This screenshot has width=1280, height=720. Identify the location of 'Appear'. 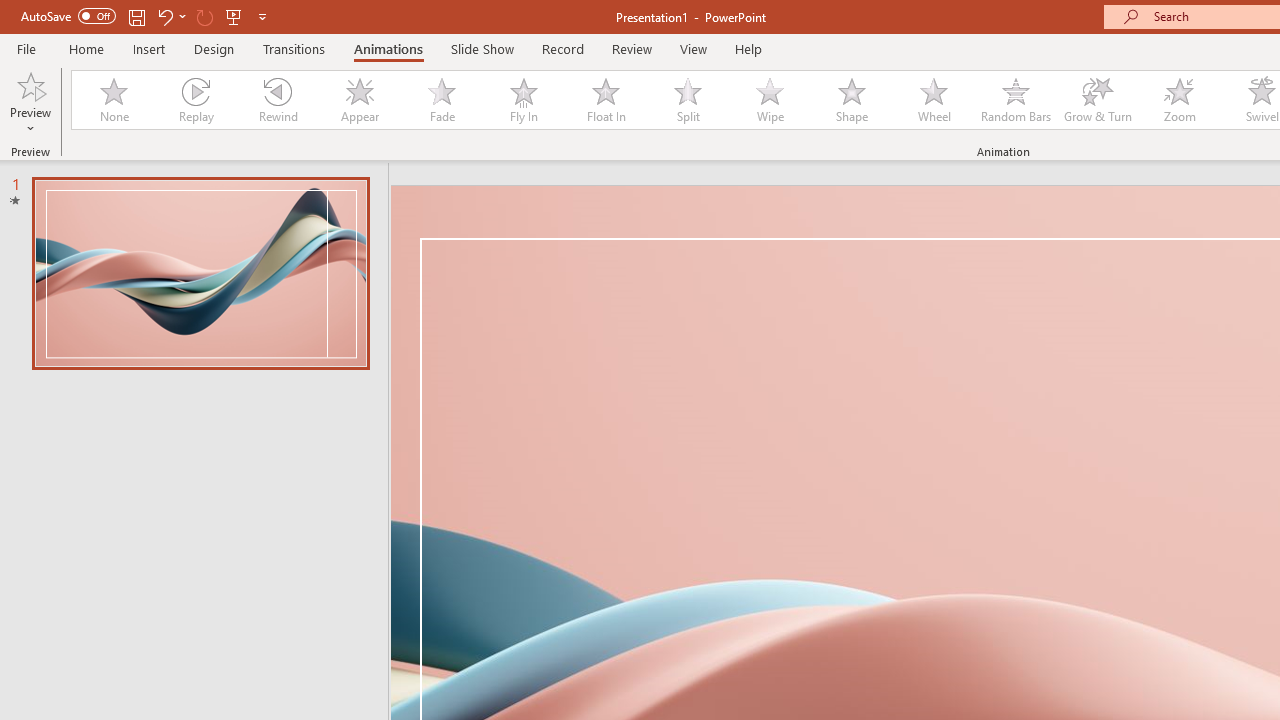
(359, 100).